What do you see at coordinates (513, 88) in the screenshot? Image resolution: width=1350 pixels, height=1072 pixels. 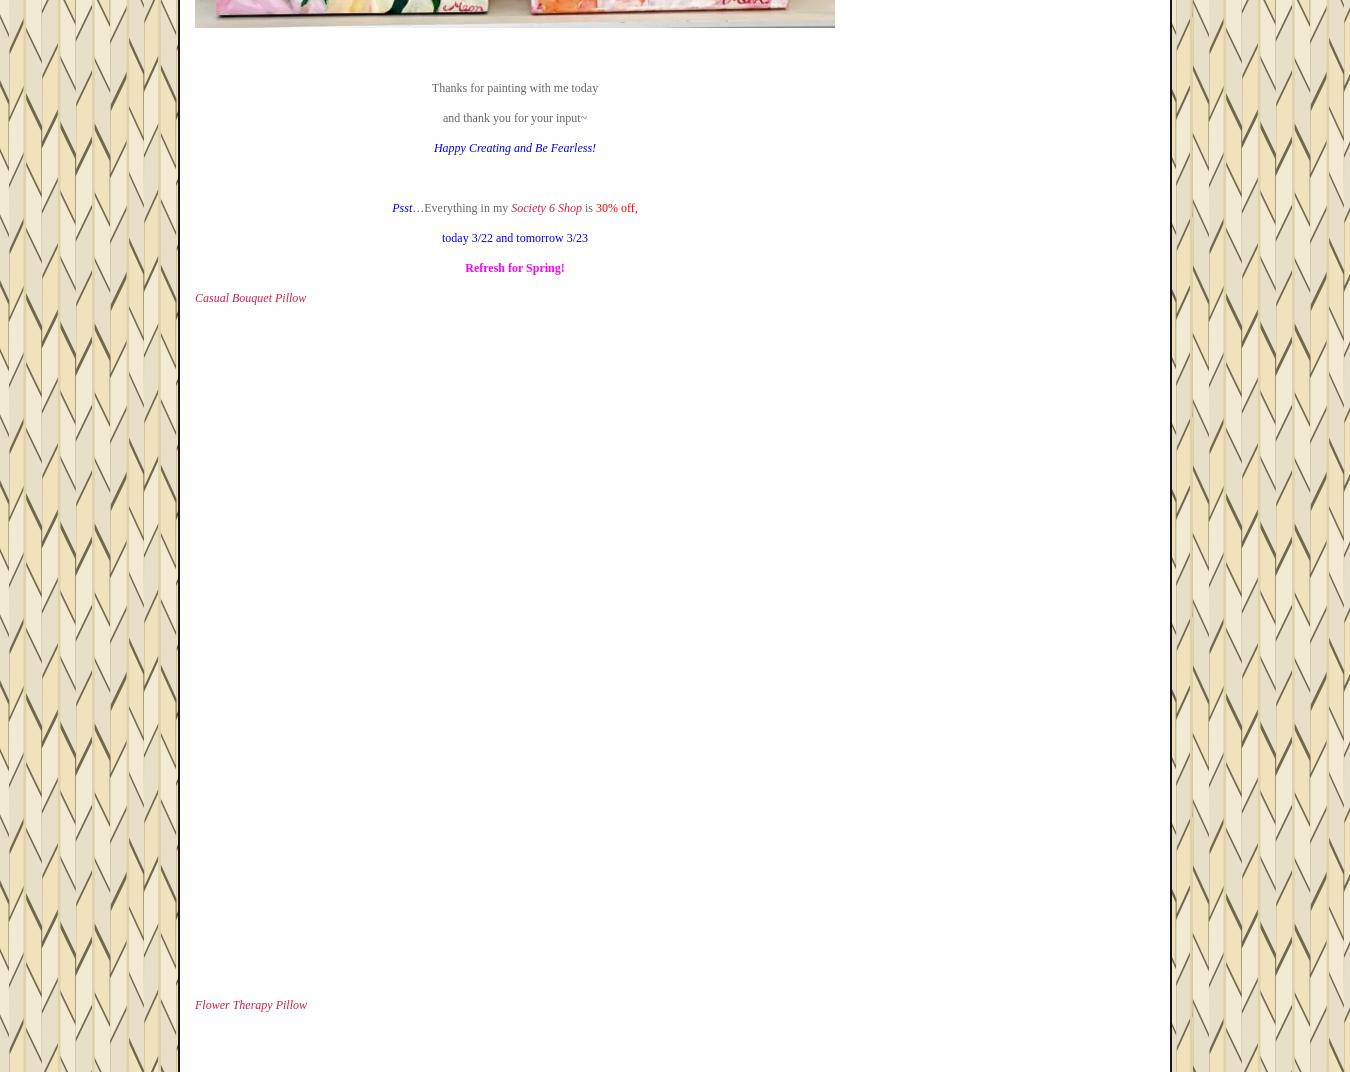 I see `'Thanks for painting with me today'` at bounding box center [513, 88].